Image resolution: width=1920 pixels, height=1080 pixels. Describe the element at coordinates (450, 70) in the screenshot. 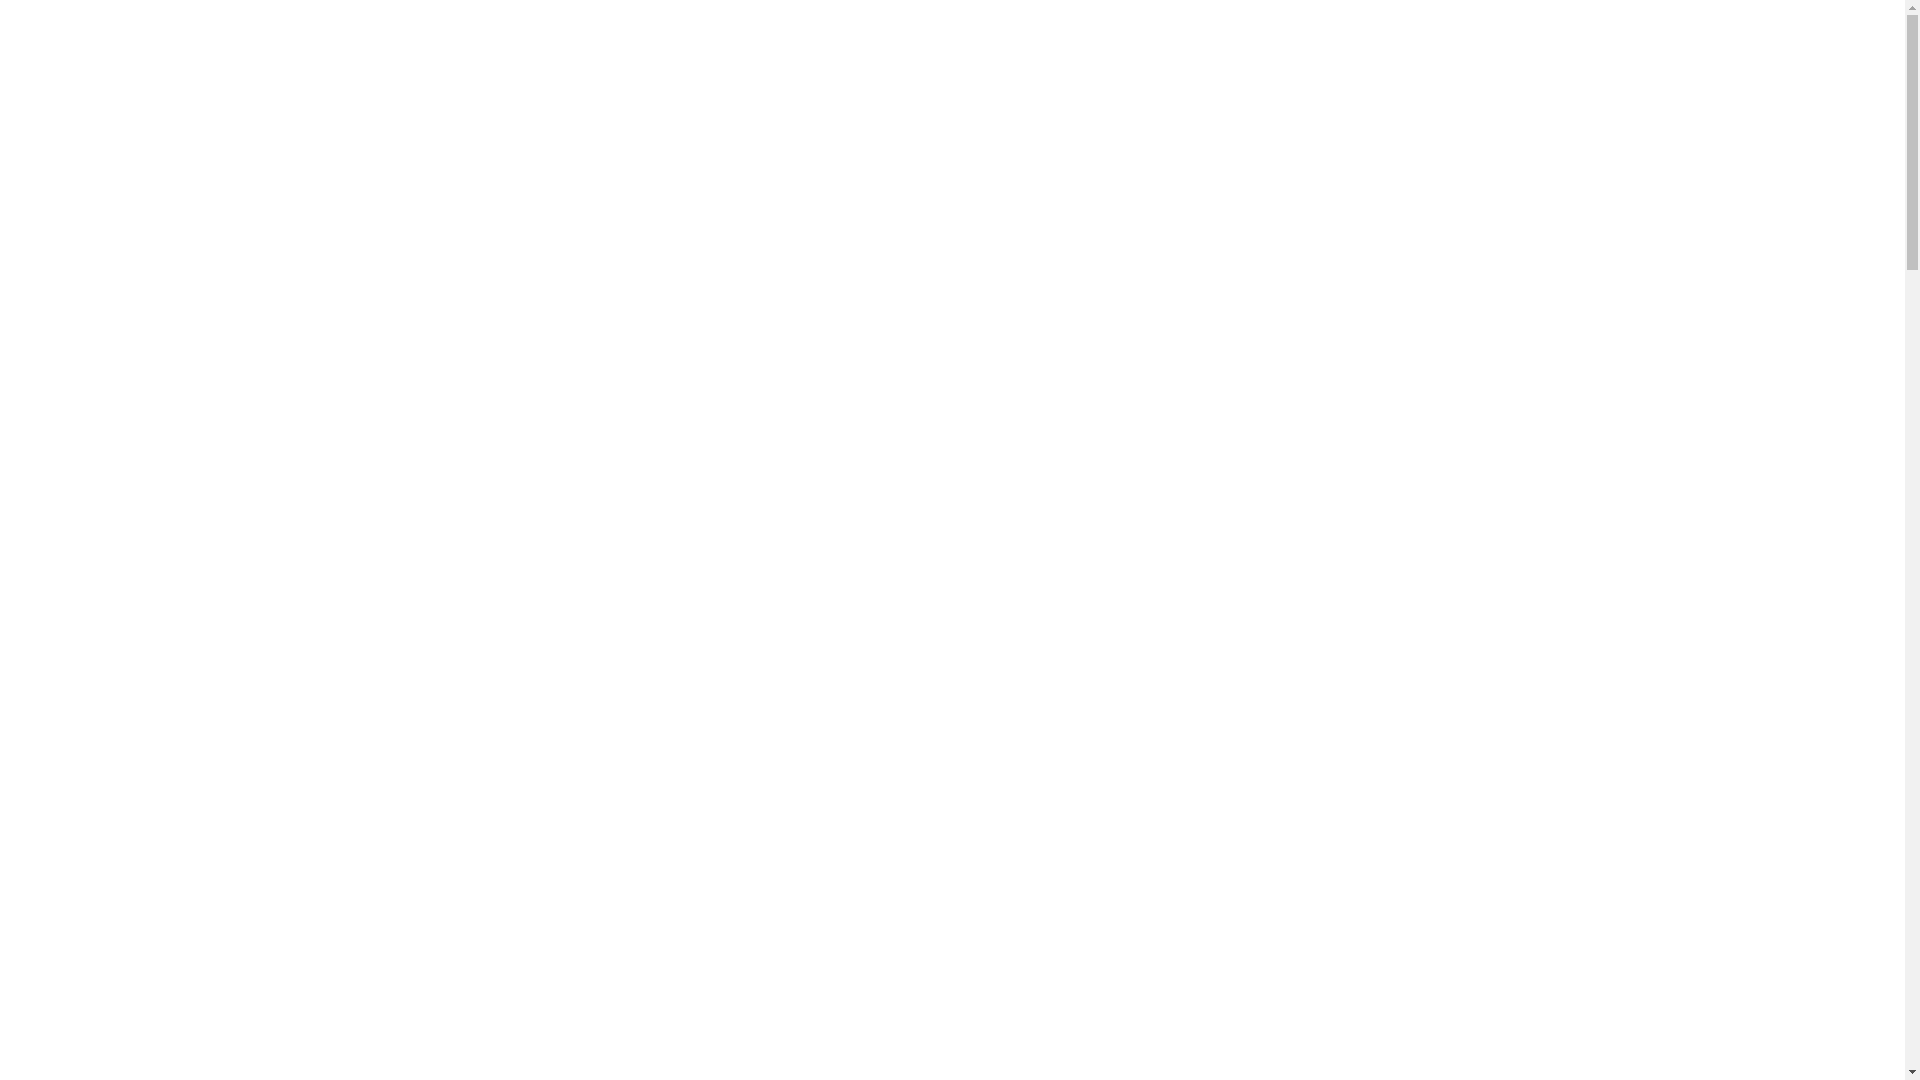

I see `'NEW-FNCC-logo-RGB-VFA1'` at that location.